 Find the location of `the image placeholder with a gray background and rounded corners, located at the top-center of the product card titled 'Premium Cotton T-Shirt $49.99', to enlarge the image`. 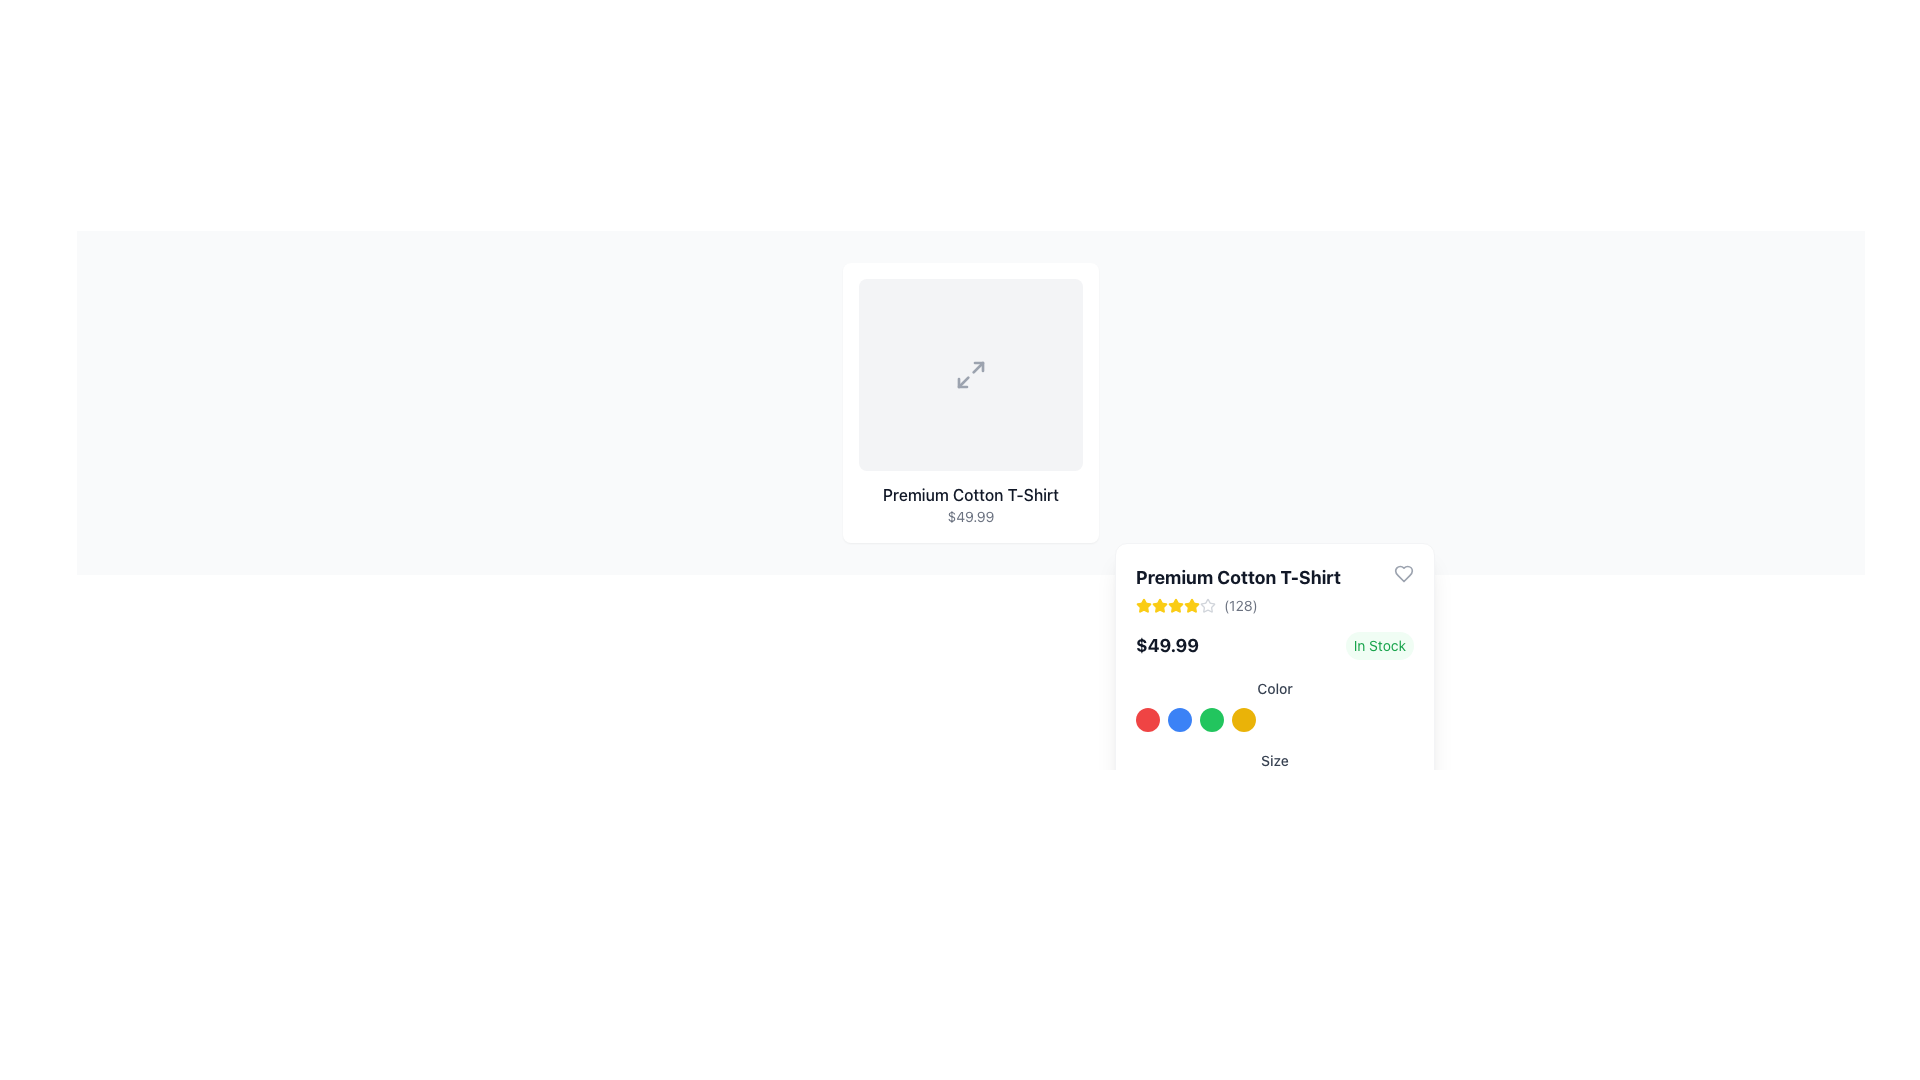

the image placeholder with a gray background and rounded corners, located at the top-center of the product card titled 'Premium Cotton T-Shirt $49.99', to enlarge the image is located at coordinates (970, 374).